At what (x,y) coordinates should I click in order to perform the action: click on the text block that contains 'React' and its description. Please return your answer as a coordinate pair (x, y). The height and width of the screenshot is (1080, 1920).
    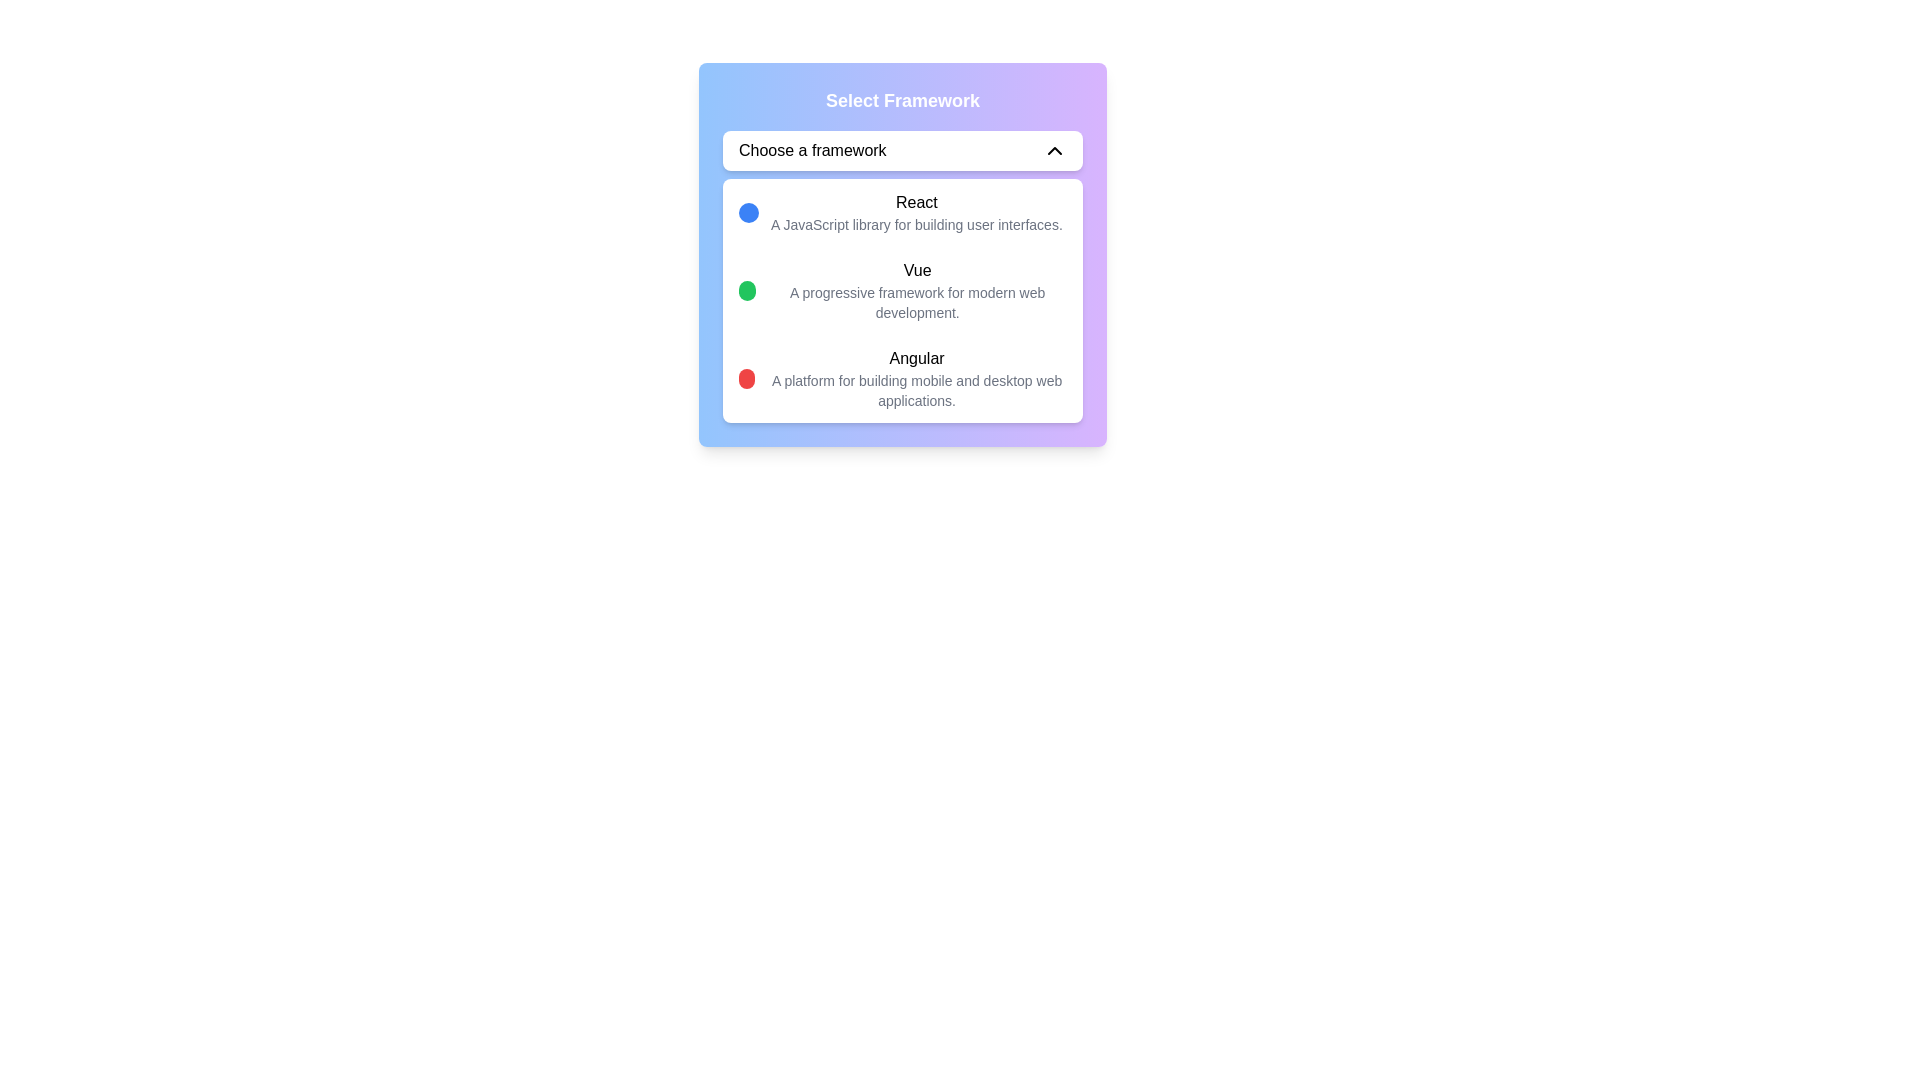
    Looking at the image, I should click on (899, 212).